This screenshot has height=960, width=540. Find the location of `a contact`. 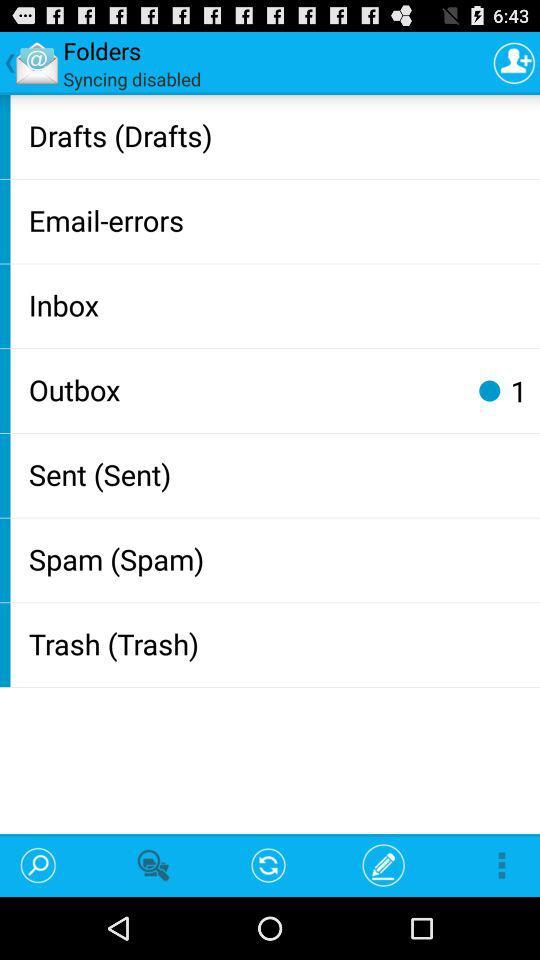

a contact is located at coordinates (514, 62).